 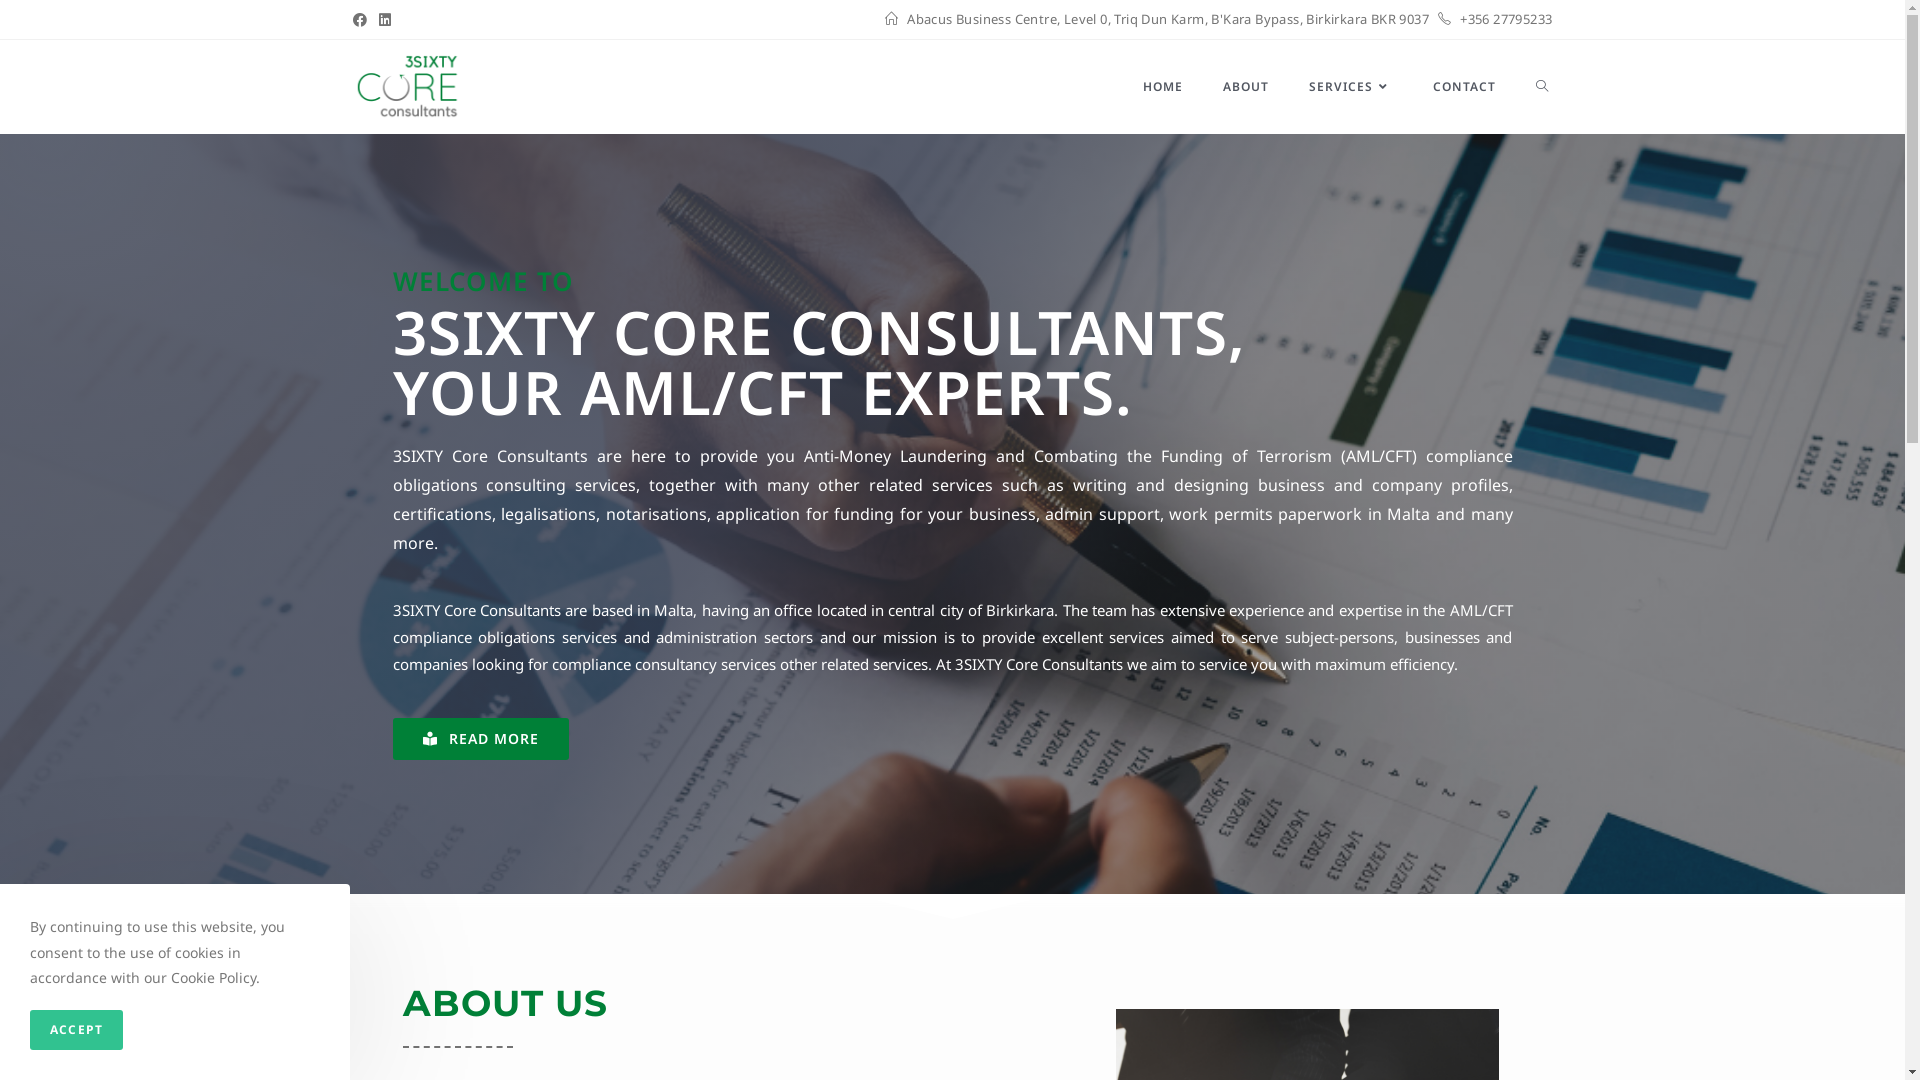 I want to click on 'ABOUT', so click(x=1200, y=86).